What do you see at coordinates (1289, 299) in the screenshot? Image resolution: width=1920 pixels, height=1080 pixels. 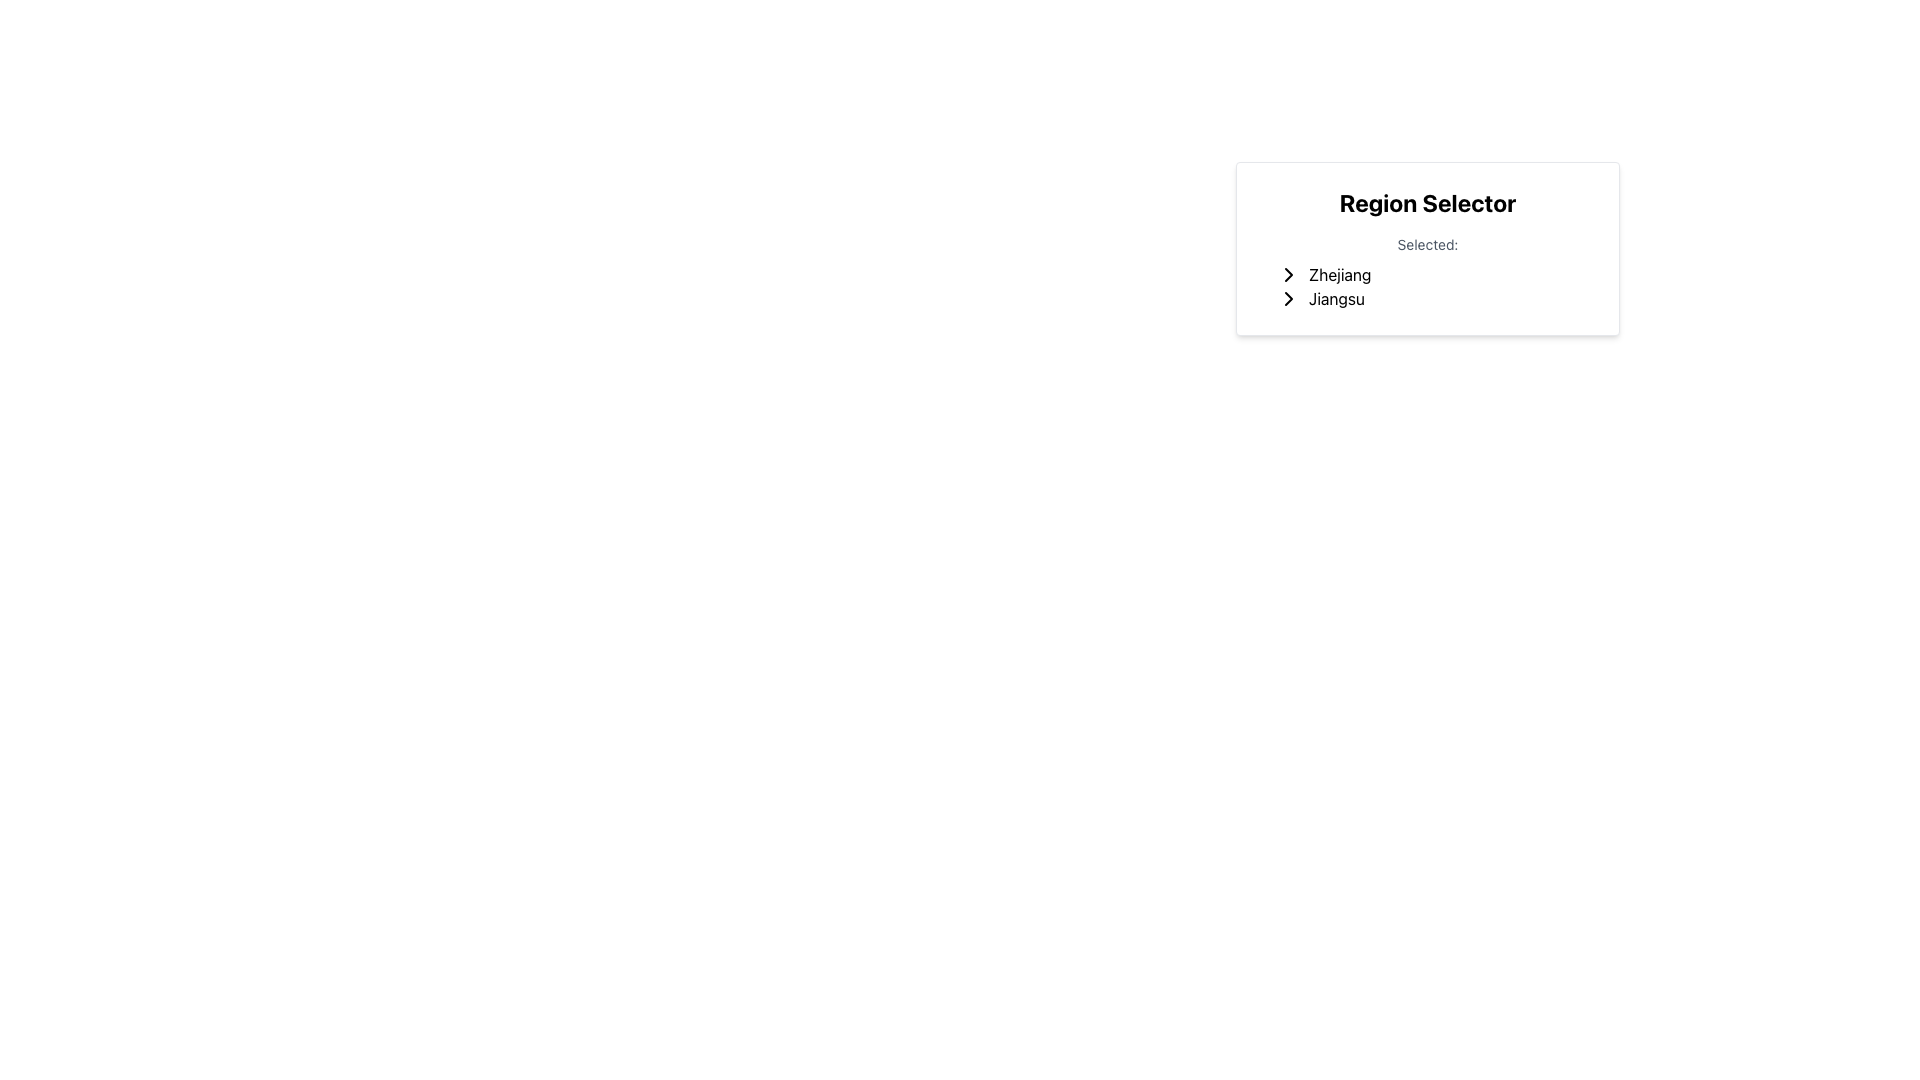 I see `the right-facing chevron icon located to the left of the text 'Jiangsu' in the region selector interface` at bounding box center [1289, 299].